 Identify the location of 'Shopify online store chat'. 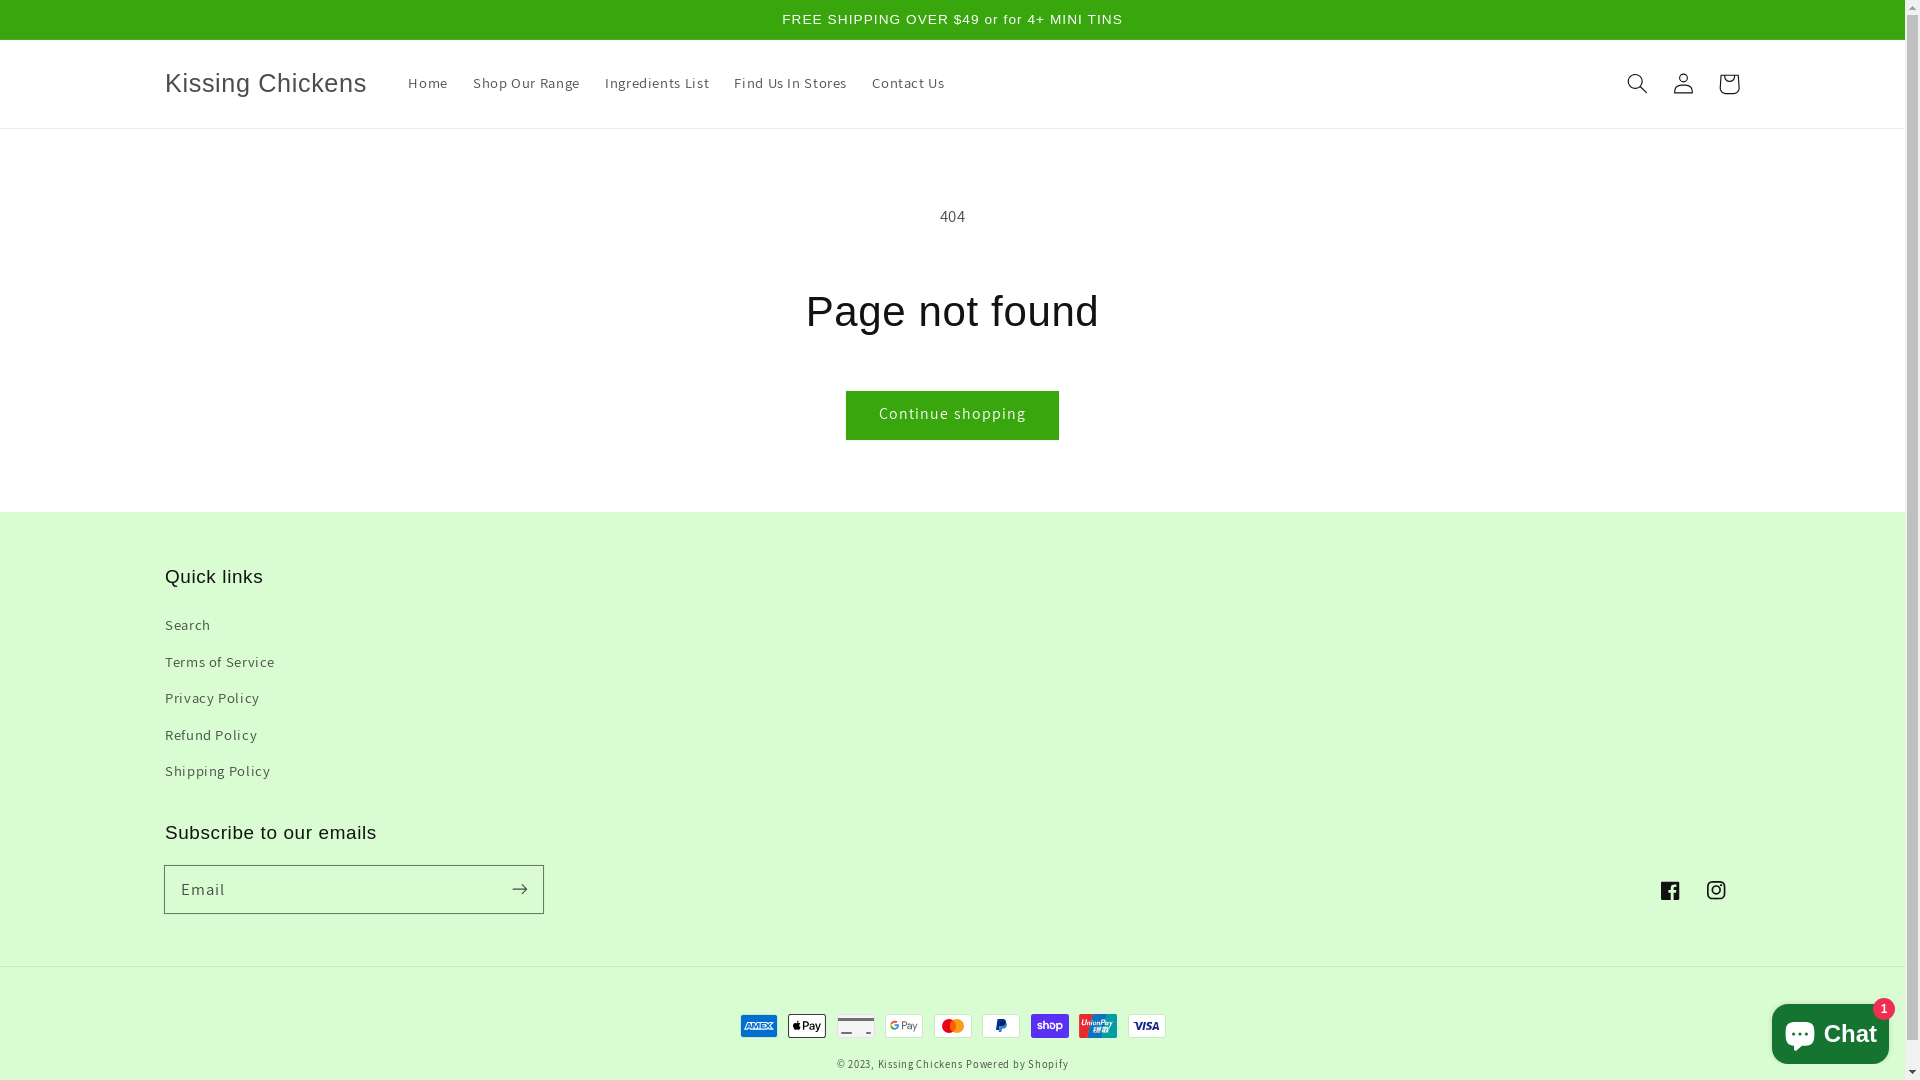
(1830, 1029).